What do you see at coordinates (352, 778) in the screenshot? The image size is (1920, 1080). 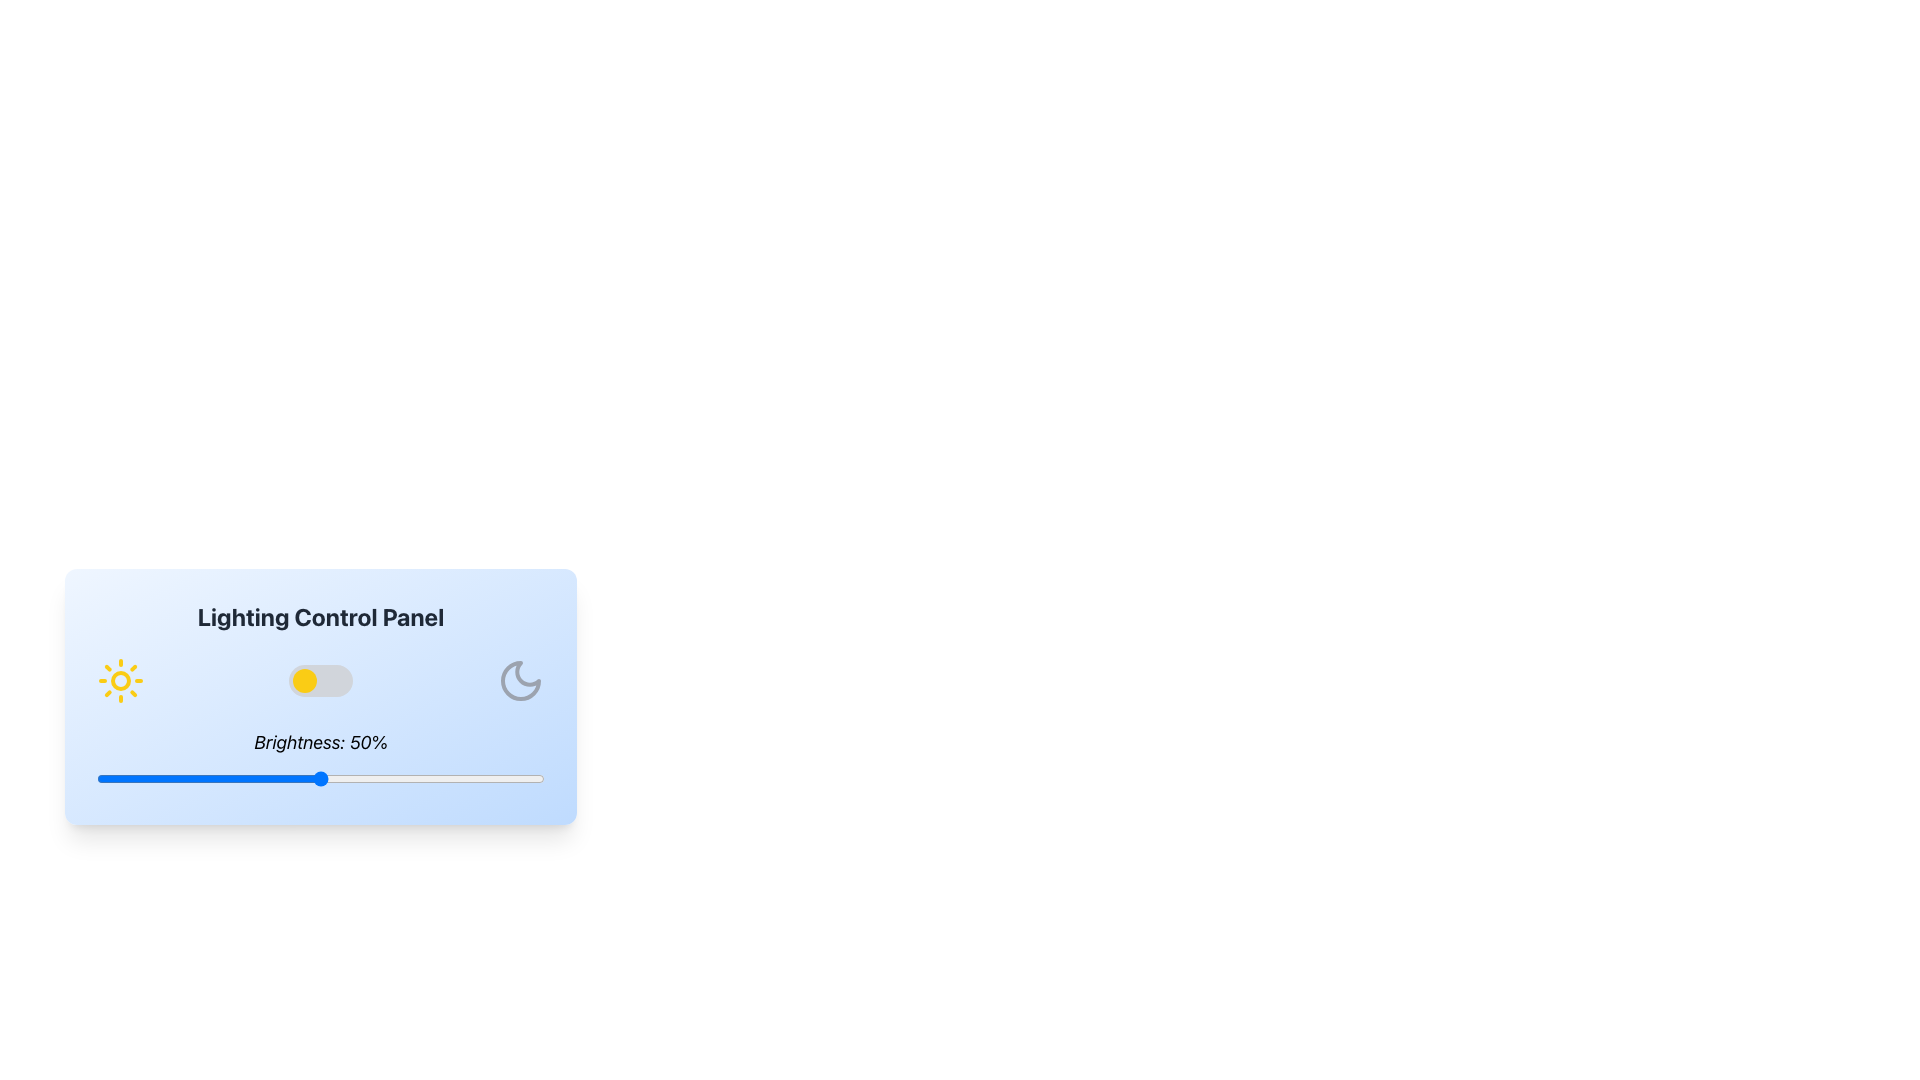 I see `the brightness level` at bounding box center [352, 778].